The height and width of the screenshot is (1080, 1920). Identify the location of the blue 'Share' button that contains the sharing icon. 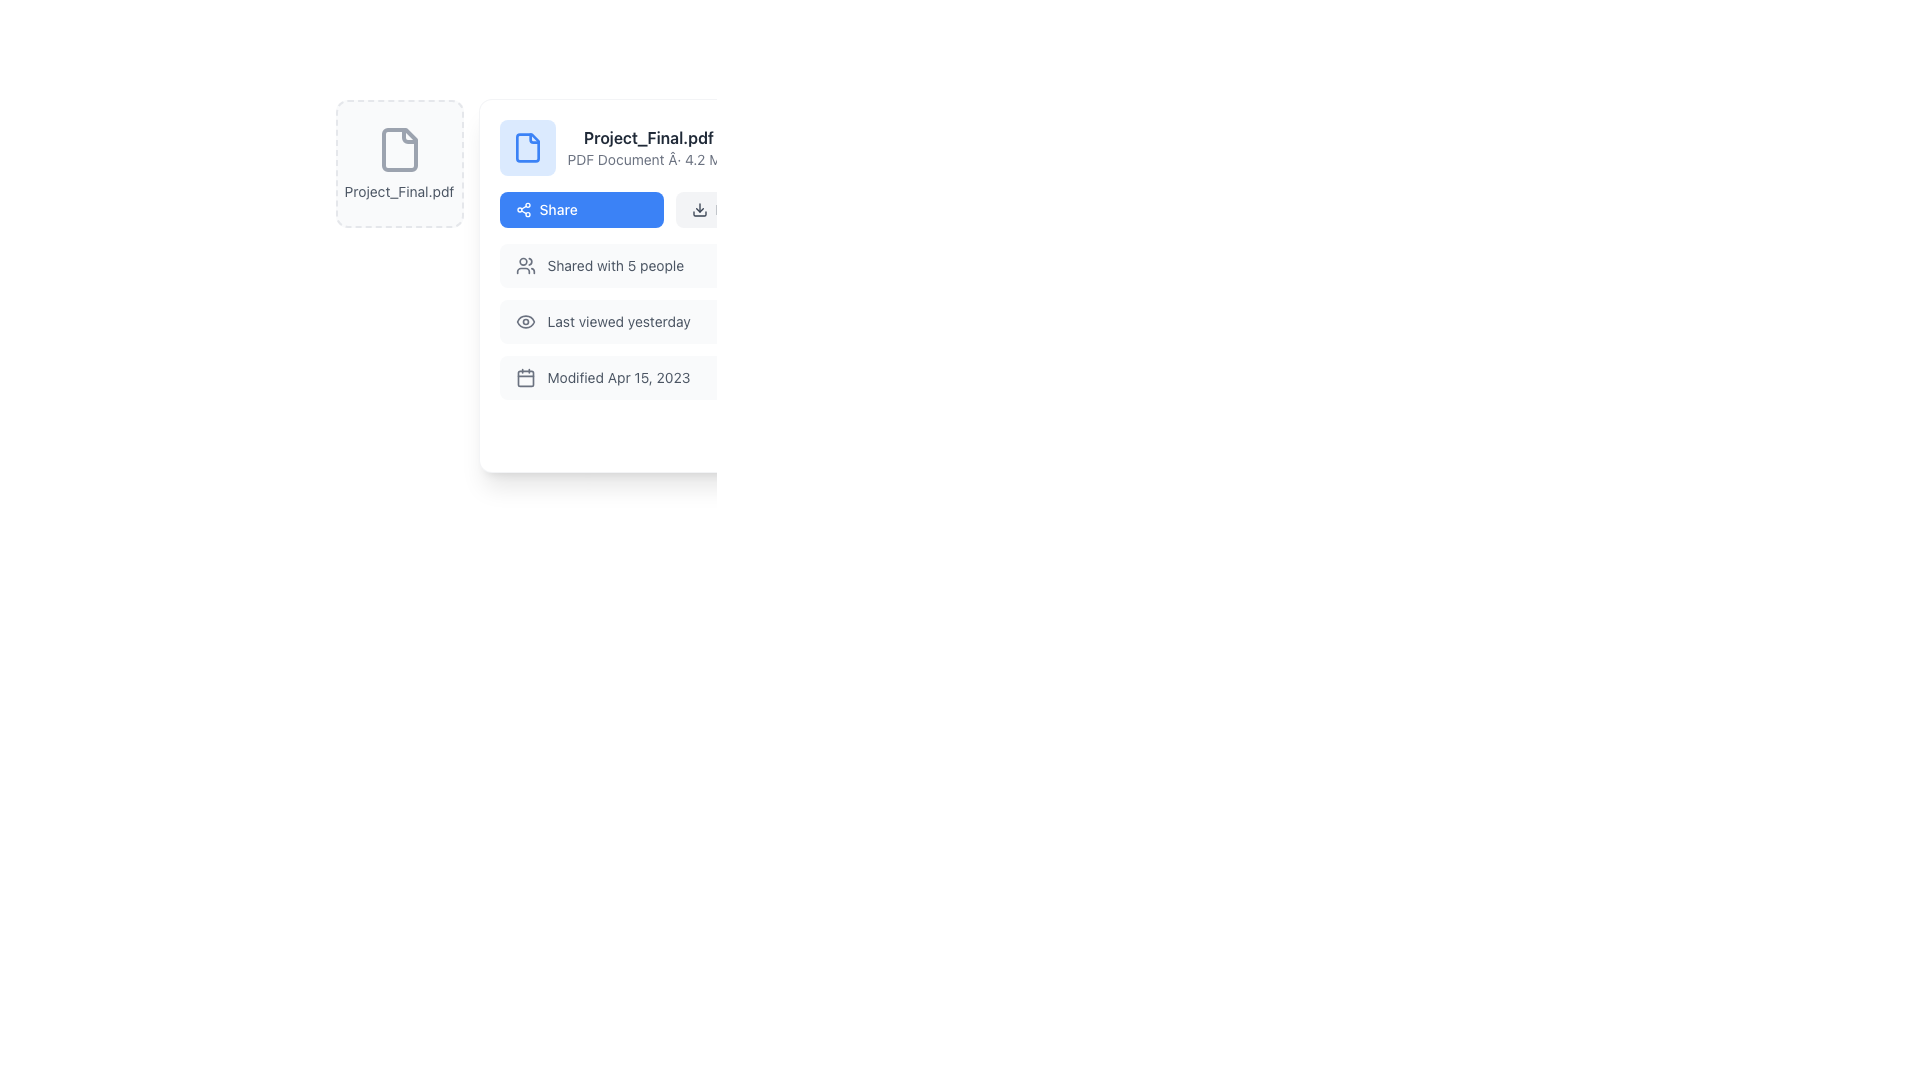
(523, 209).